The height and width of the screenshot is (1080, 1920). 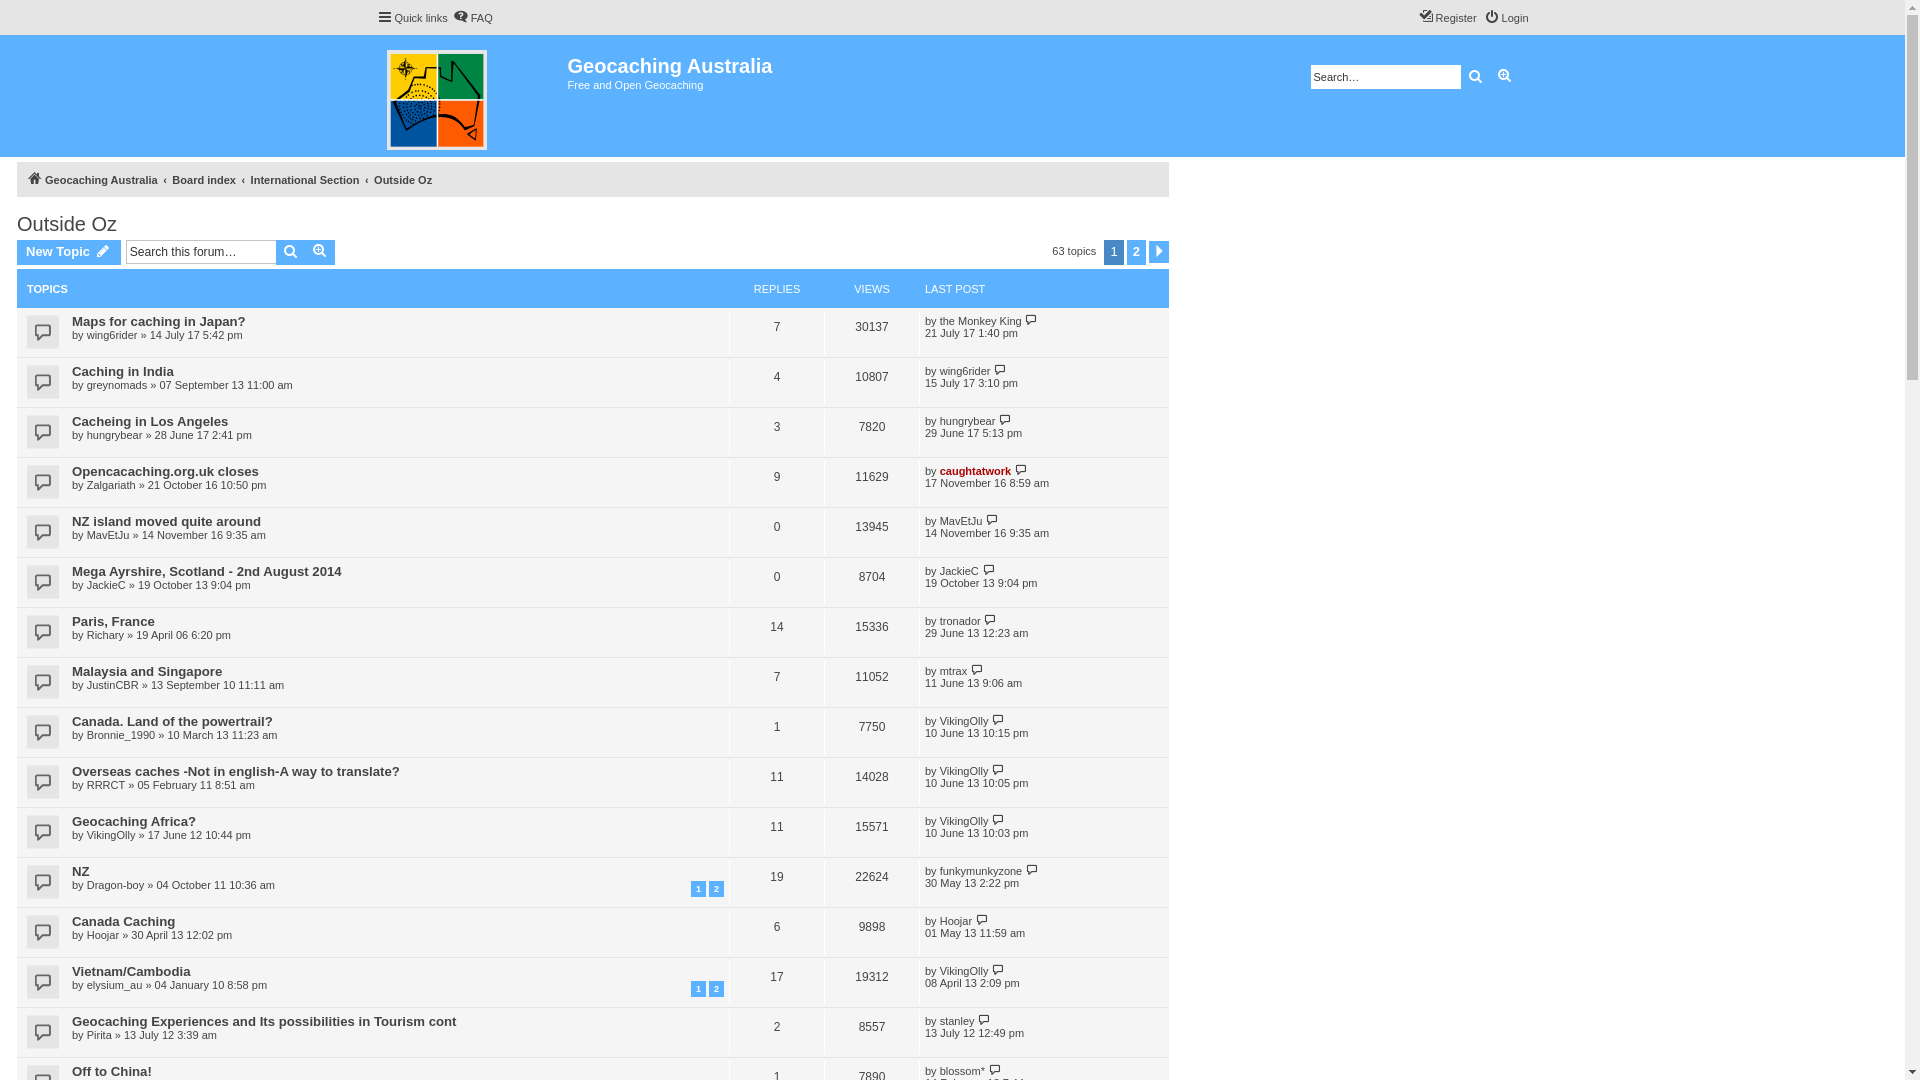 What do you see at coordinates (1447, 18) in the screenshot?
I see `'Register'` at bounding box center [1447, 18].